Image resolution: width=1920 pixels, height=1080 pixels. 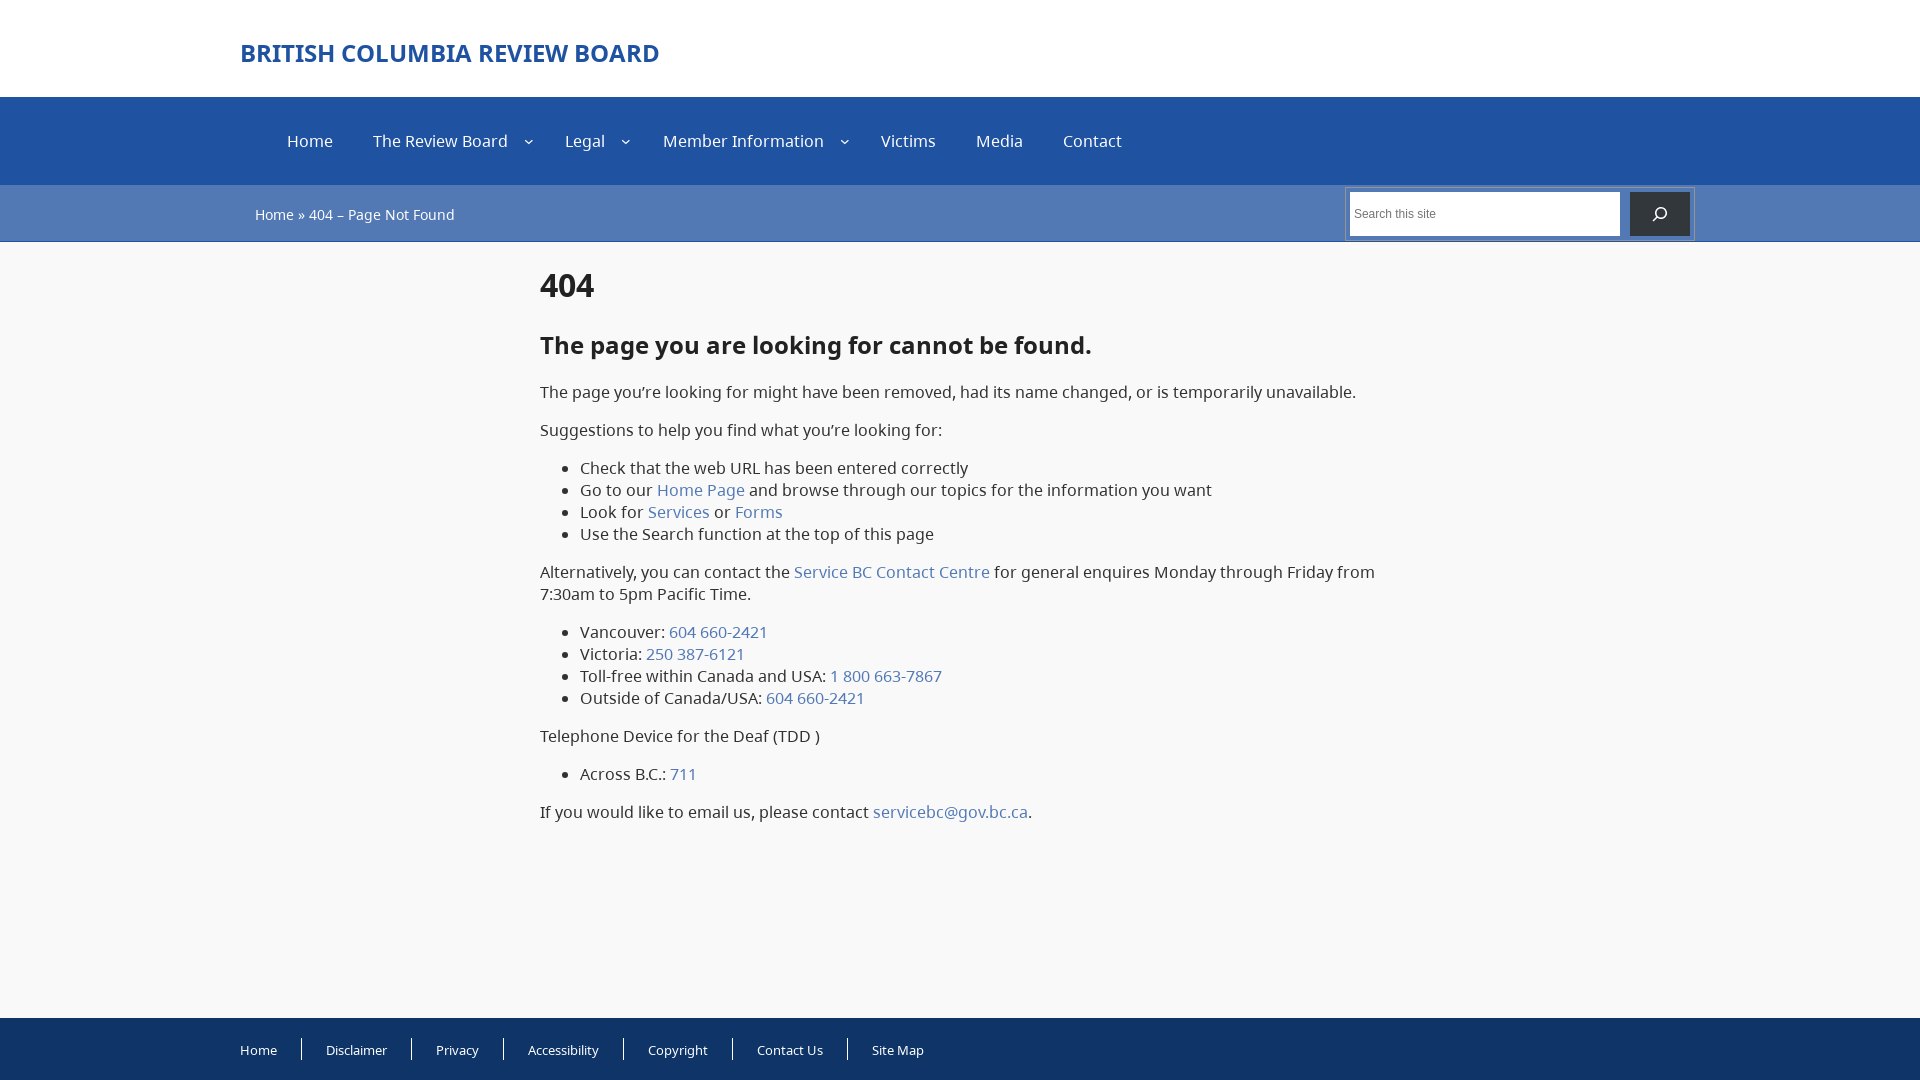 I want to click on 'Copyright', so click(x=677, y=1048).